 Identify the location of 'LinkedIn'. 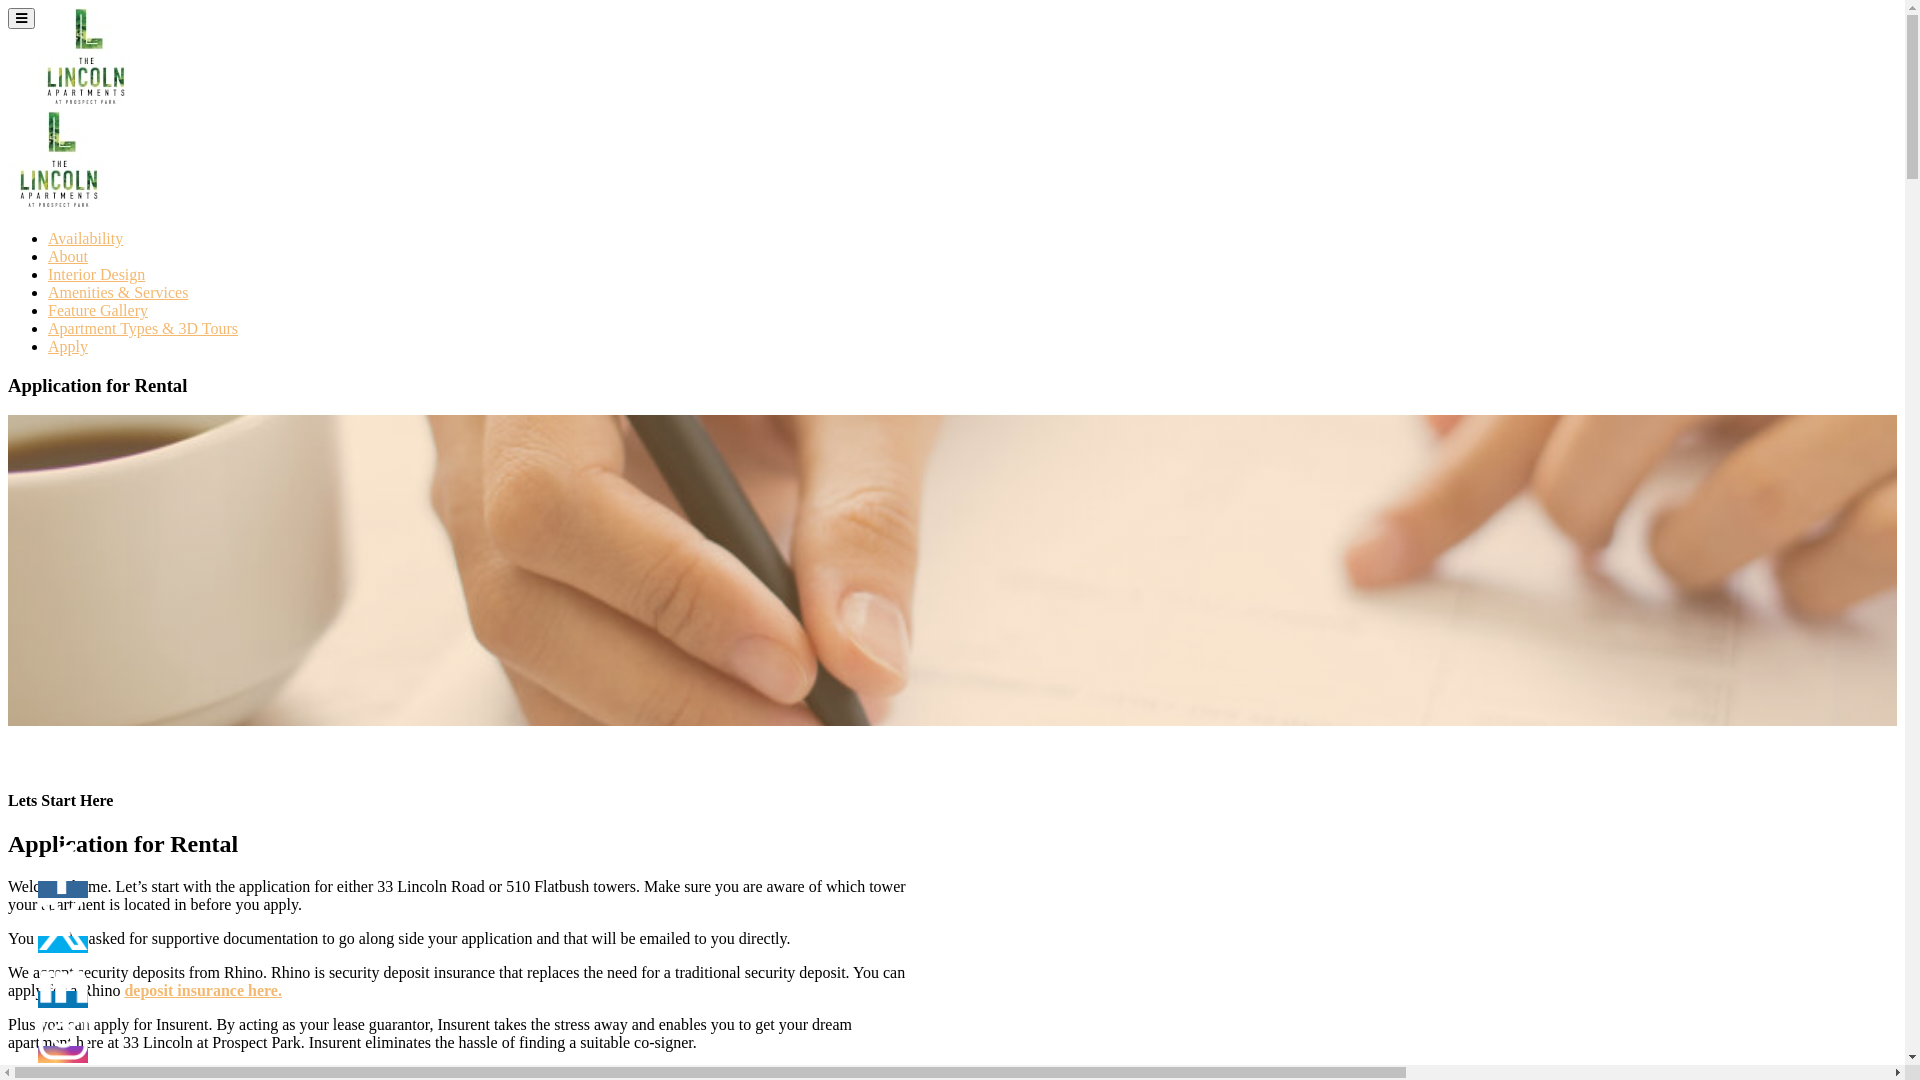
(62, 978).